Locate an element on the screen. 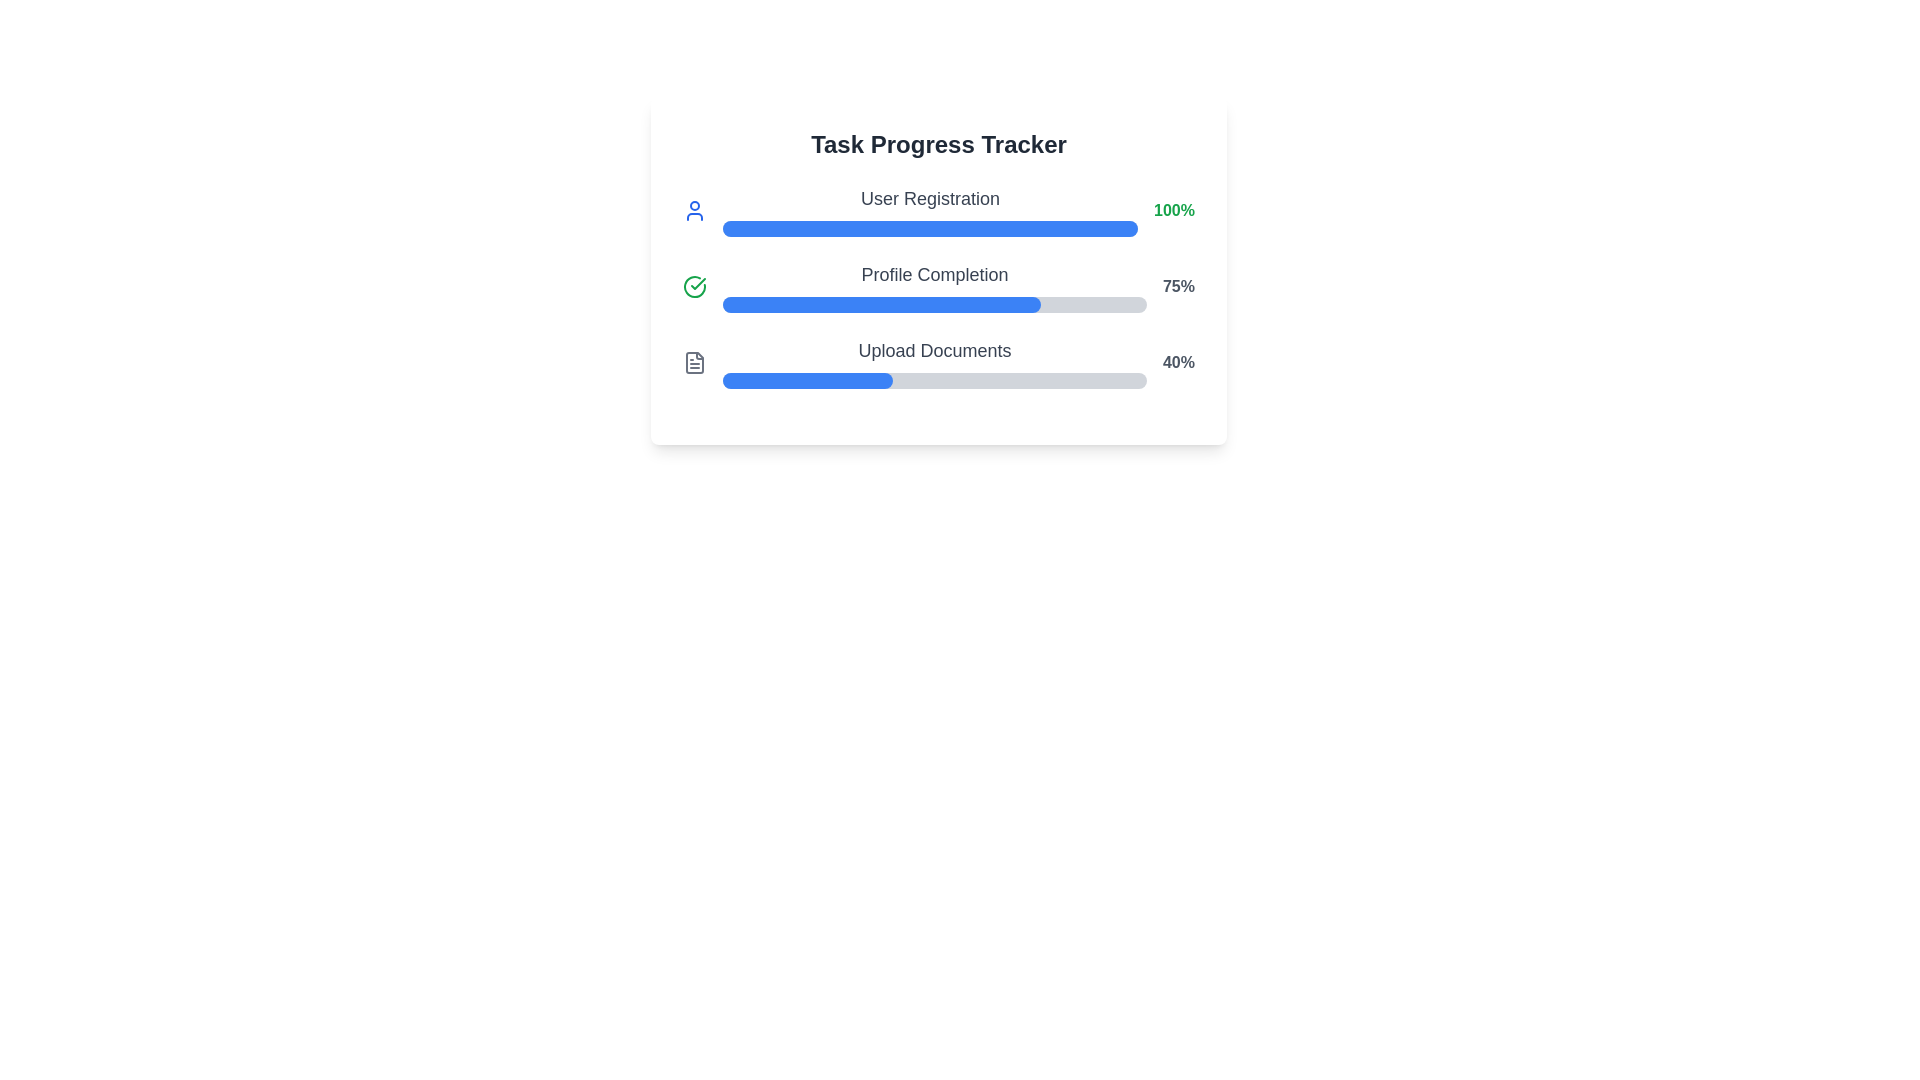 Image resolution: width=1920 pixels, height=1080 pixels. the first segment of the third progress bar in a vertical list, which is a blue rounded-progress bar indicating 40% completion for 'Upload Documents' is located at coordinates (807, 381).